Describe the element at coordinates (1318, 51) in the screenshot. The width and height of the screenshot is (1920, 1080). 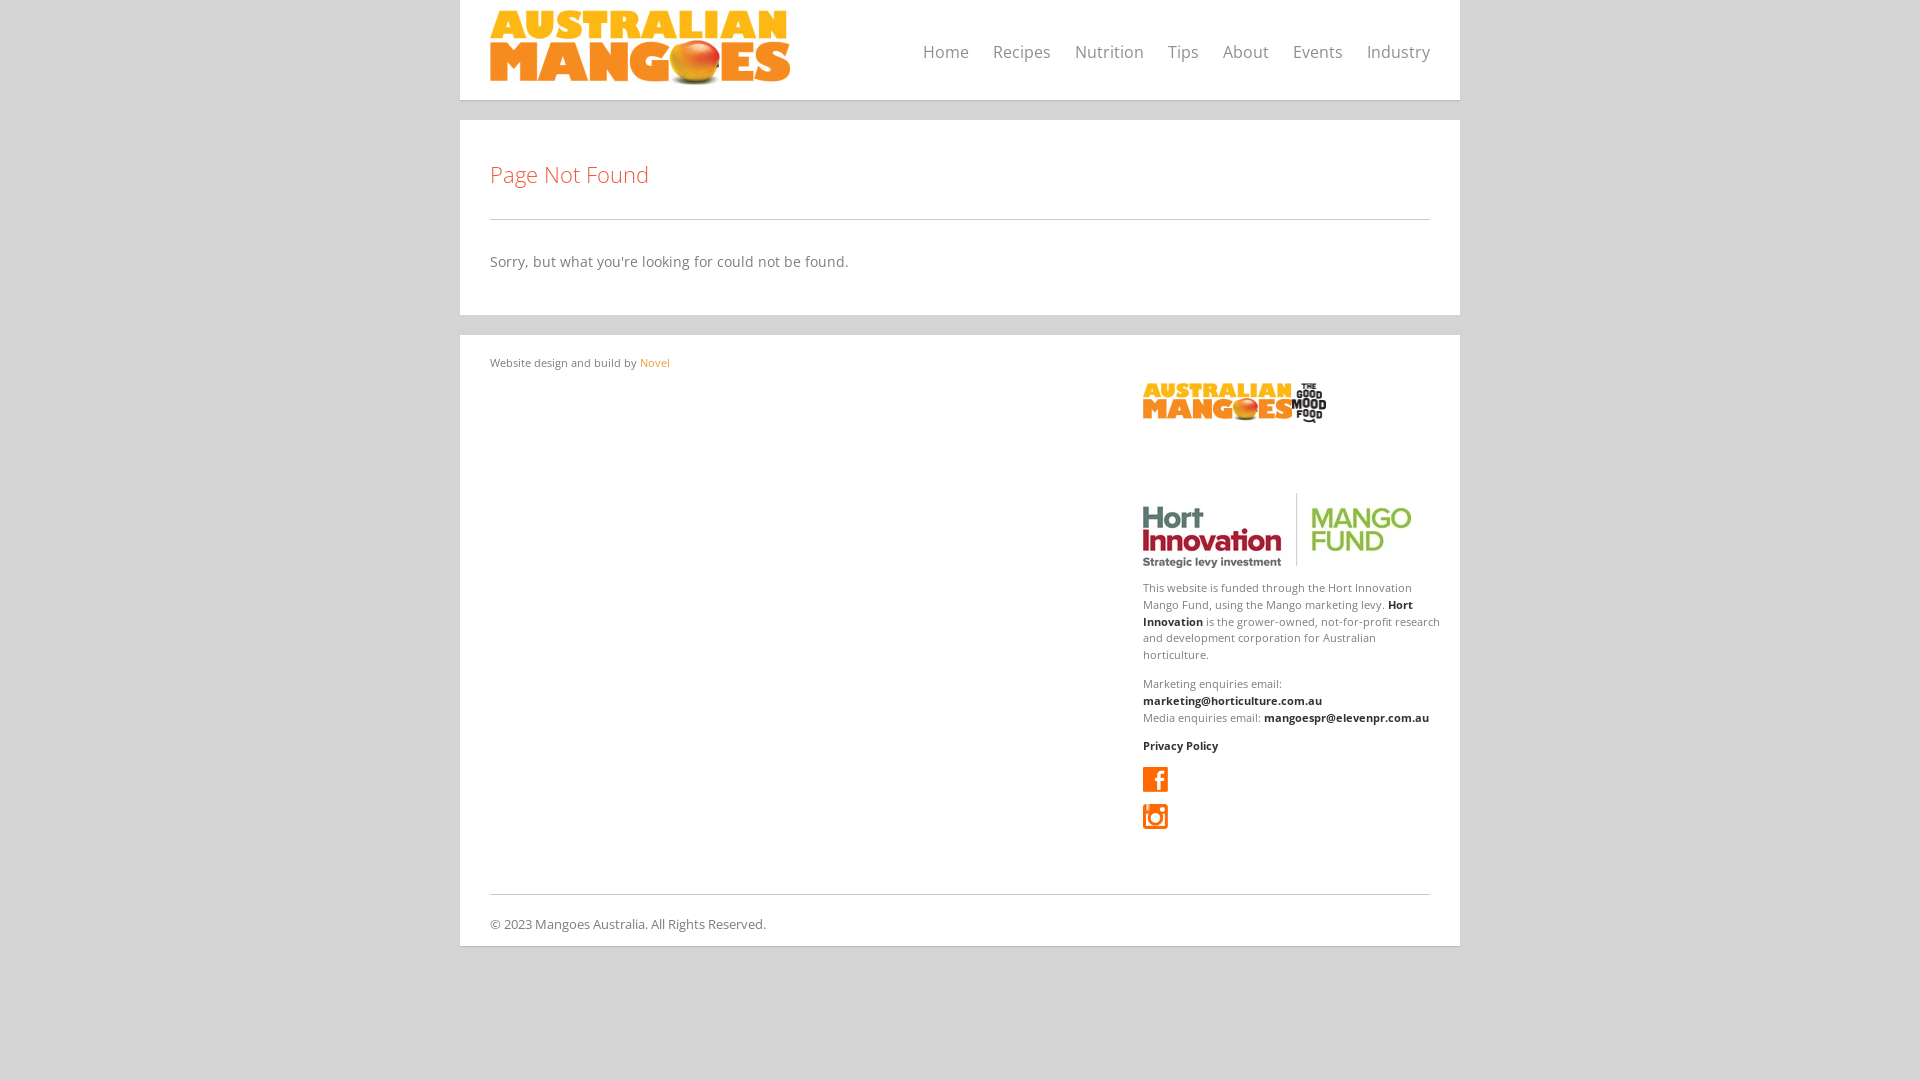
I see `'Events'` at that location.